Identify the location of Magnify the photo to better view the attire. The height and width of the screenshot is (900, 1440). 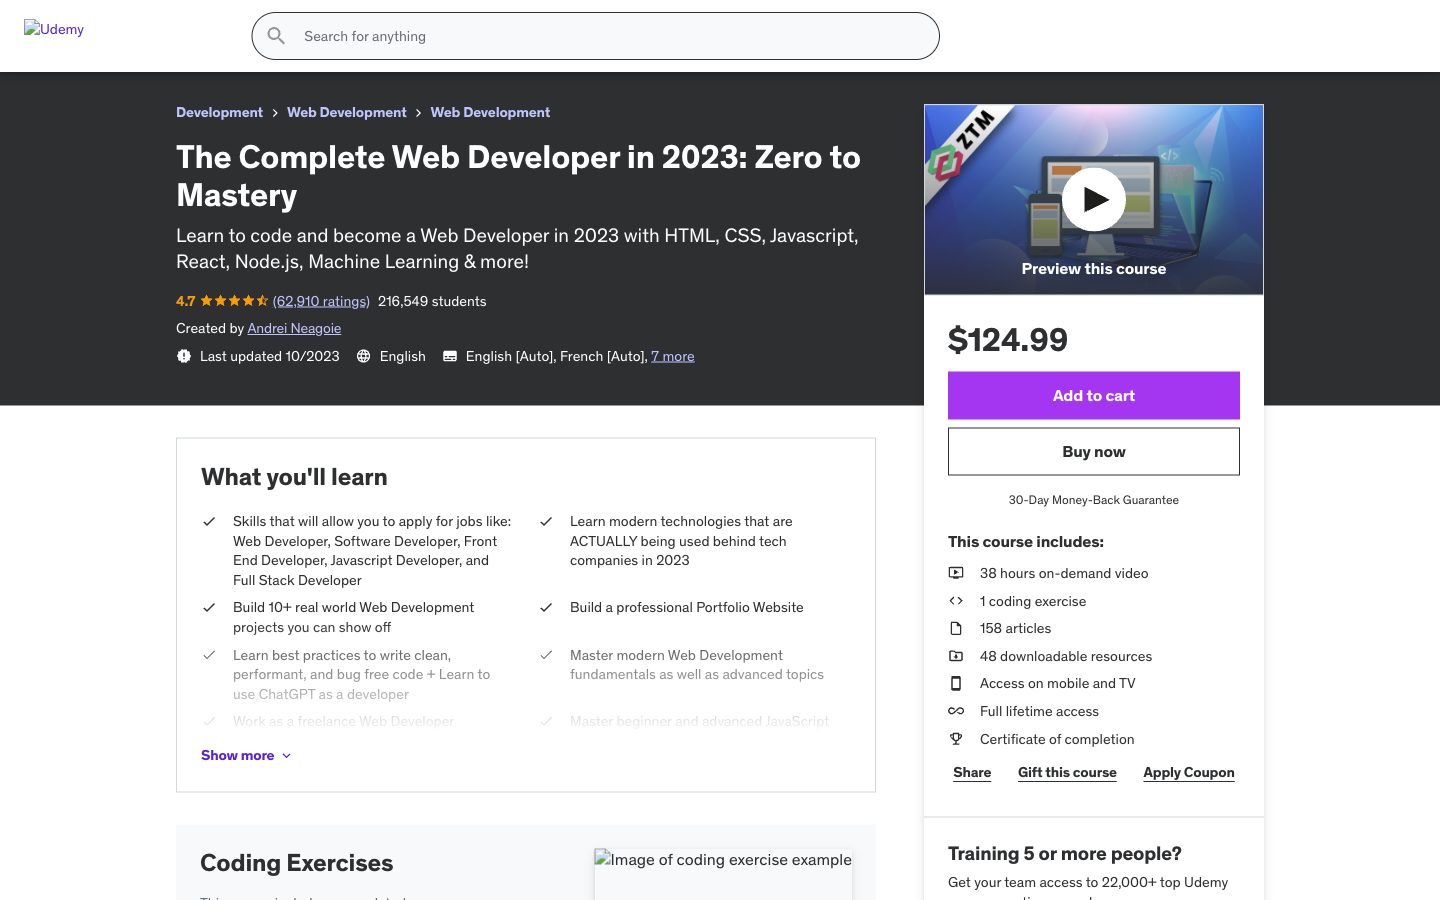
(833, 728).